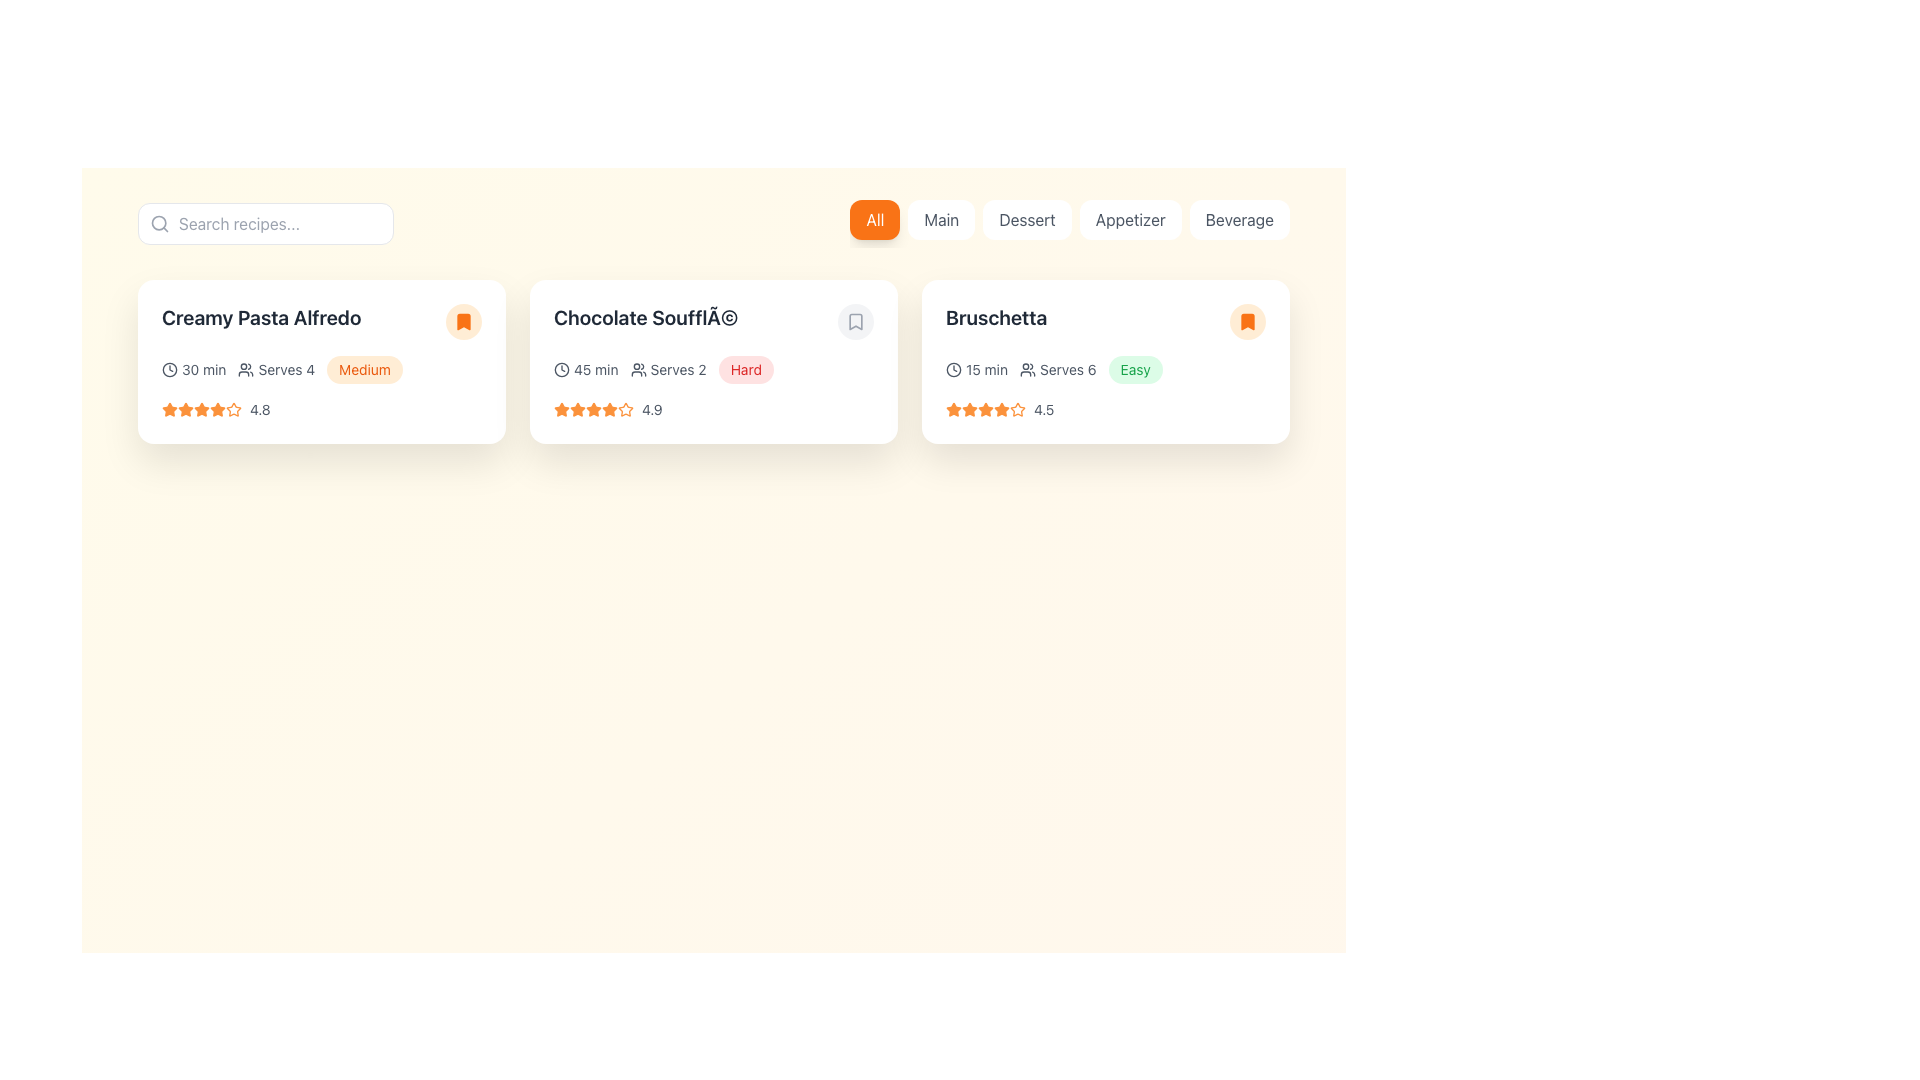 The height and width of the screenshot is (1080, 1920). Describe the element at coordinates (875, 219) in the screenshot. I see `the button labeled 'All' which has a vibrant orange background and rounded corners` at that location.